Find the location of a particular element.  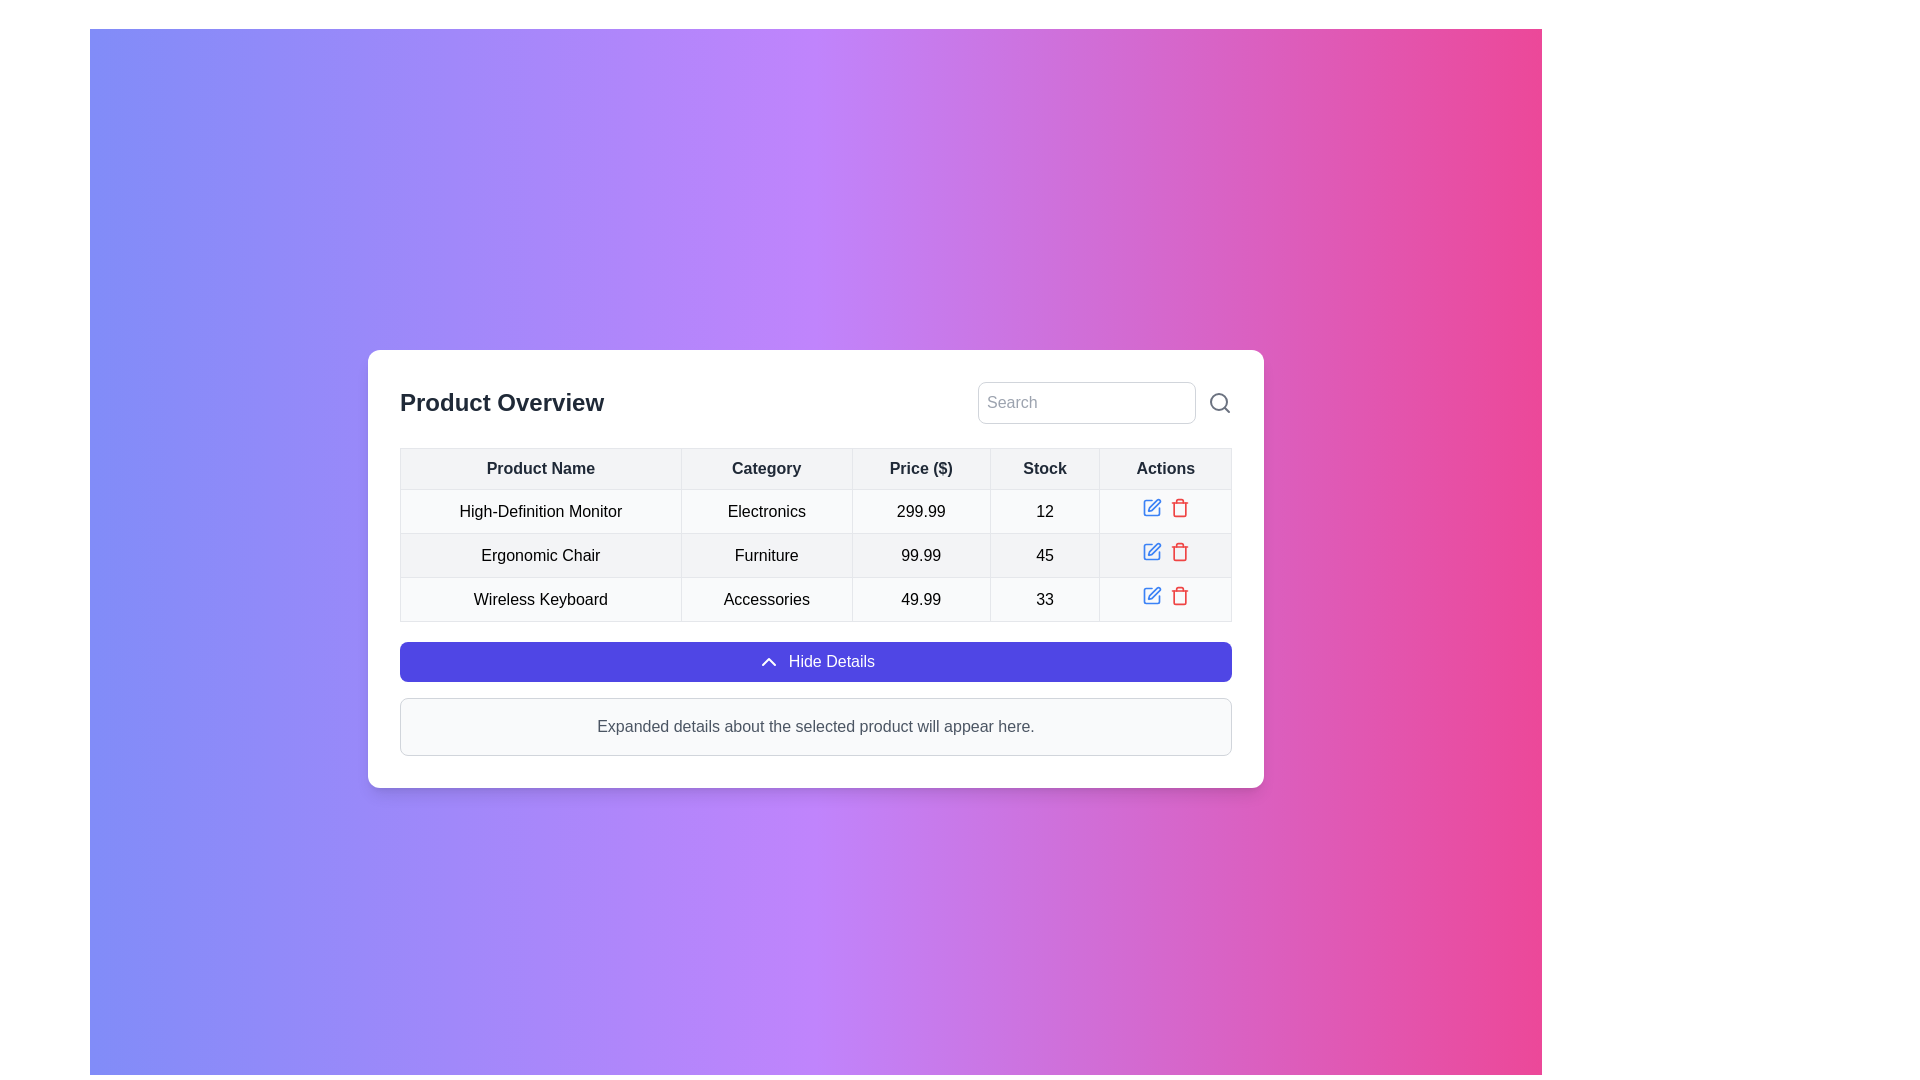

displayed stock level of the item 'Wireless Keyboard' located in the 'Stock' column of the third row, to the right of the price cell '49.99' and left of the 'Actions' cell is located at coordinates (1044, 598).